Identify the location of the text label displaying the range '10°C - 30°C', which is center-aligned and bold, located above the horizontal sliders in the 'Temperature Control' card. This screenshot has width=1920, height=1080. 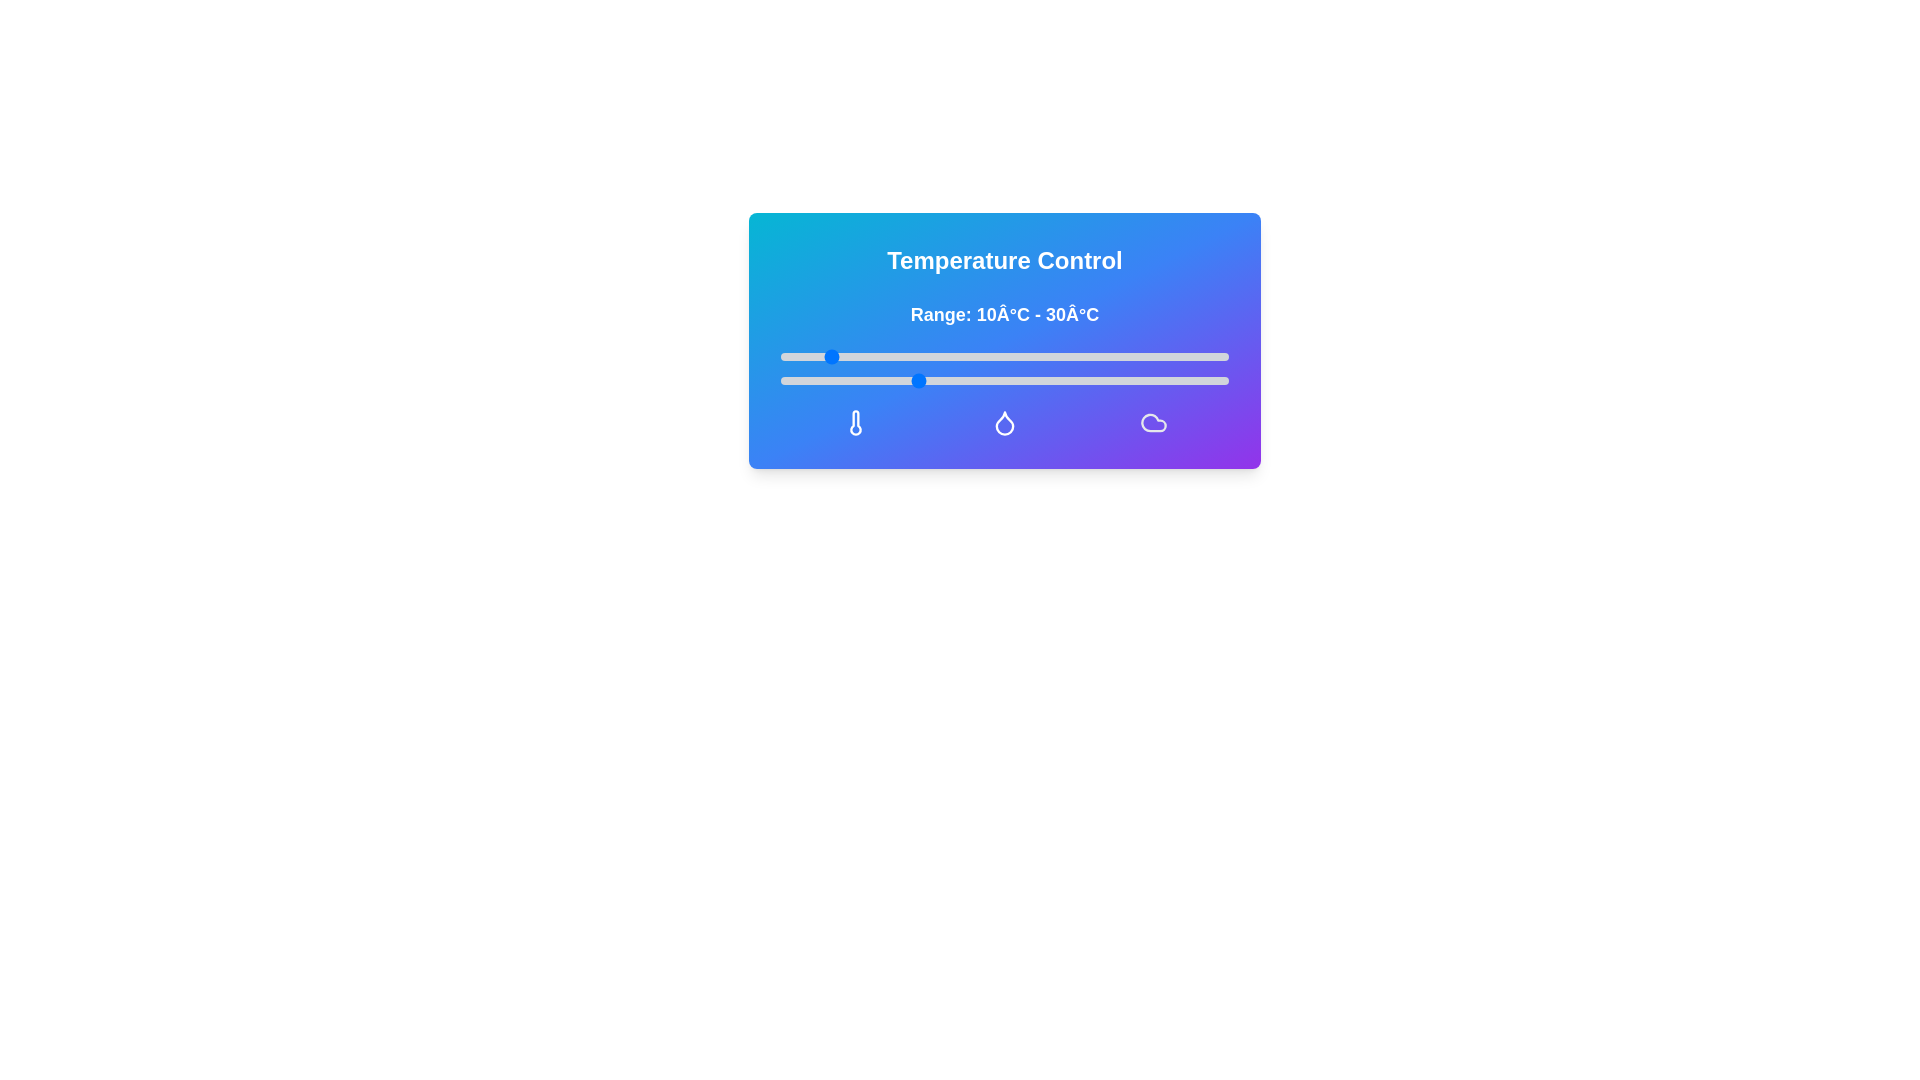
(1004, 342).